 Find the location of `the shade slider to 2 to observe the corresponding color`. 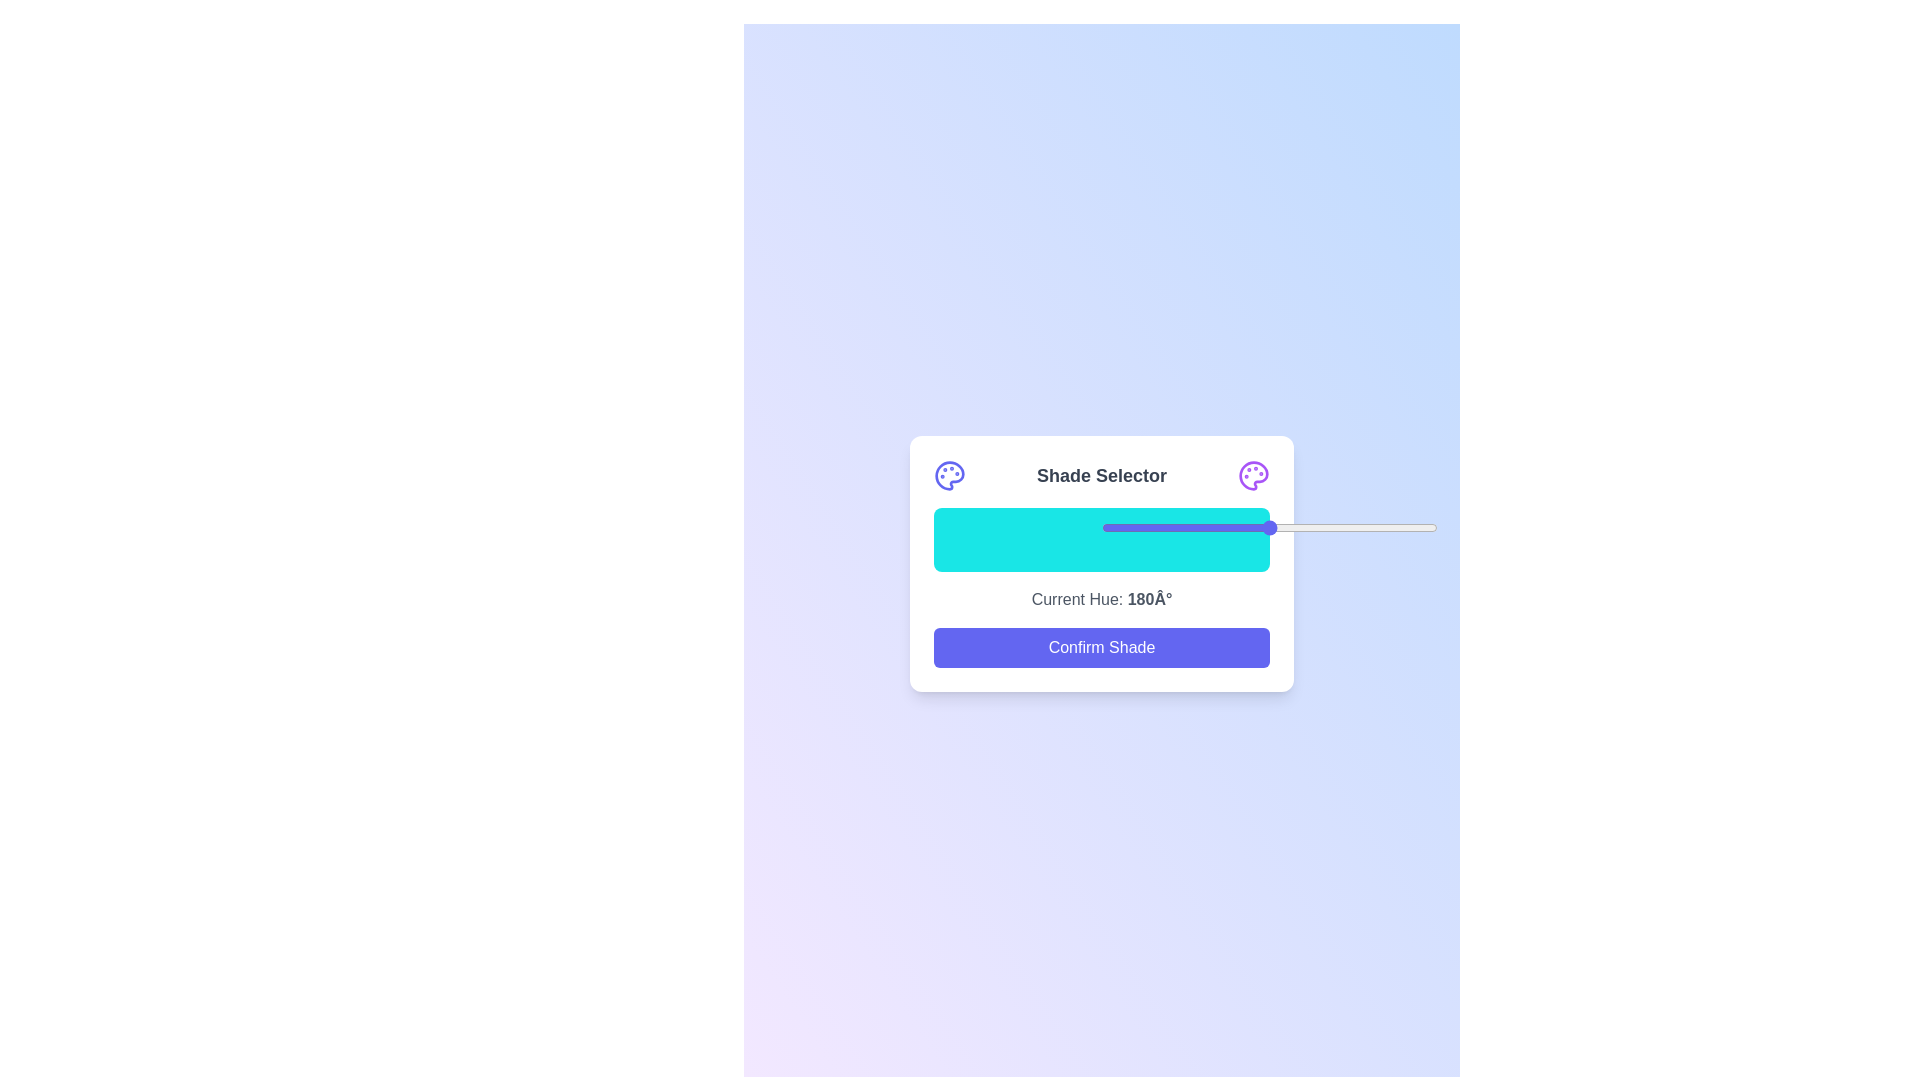

the shade slider to 2 to observe the corresponding color is located at coordinates (939, 540).